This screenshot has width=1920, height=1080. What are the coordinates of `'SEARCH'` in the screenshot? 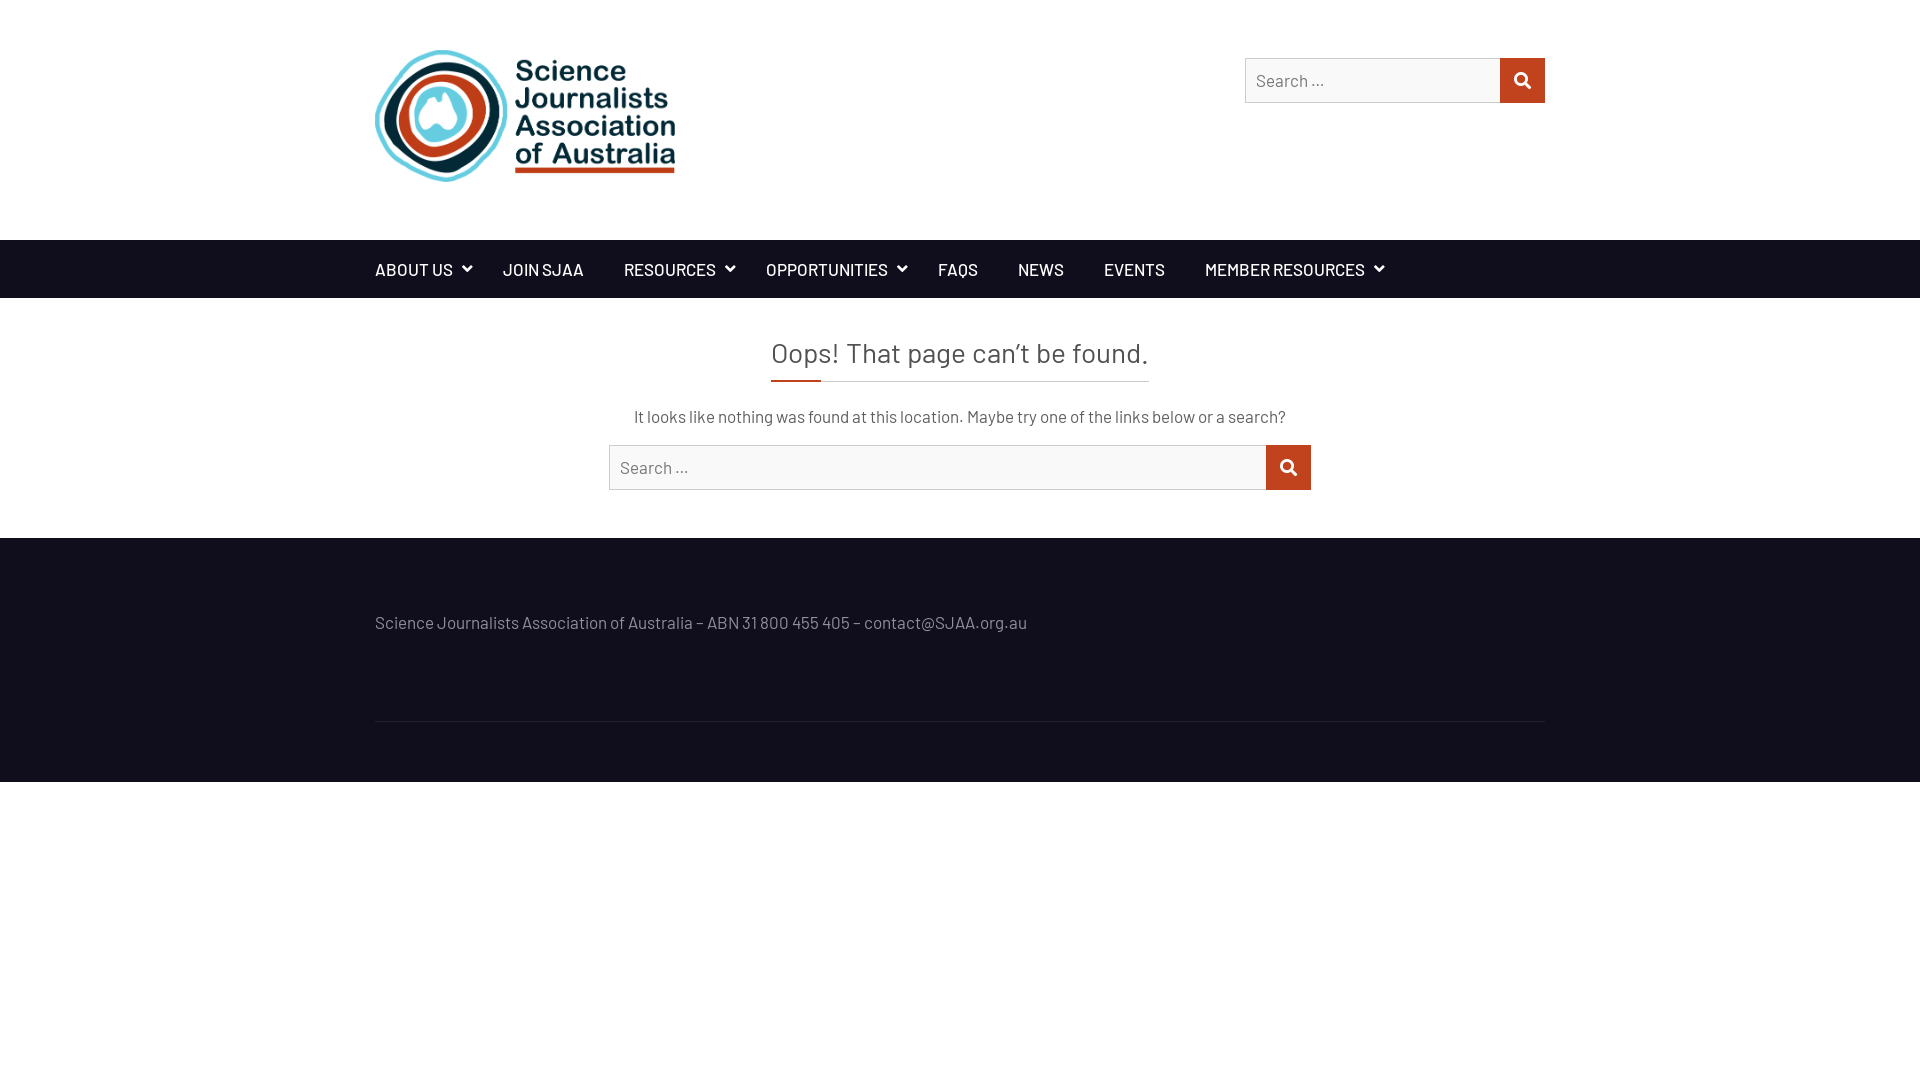 It's located at (1288, 467).